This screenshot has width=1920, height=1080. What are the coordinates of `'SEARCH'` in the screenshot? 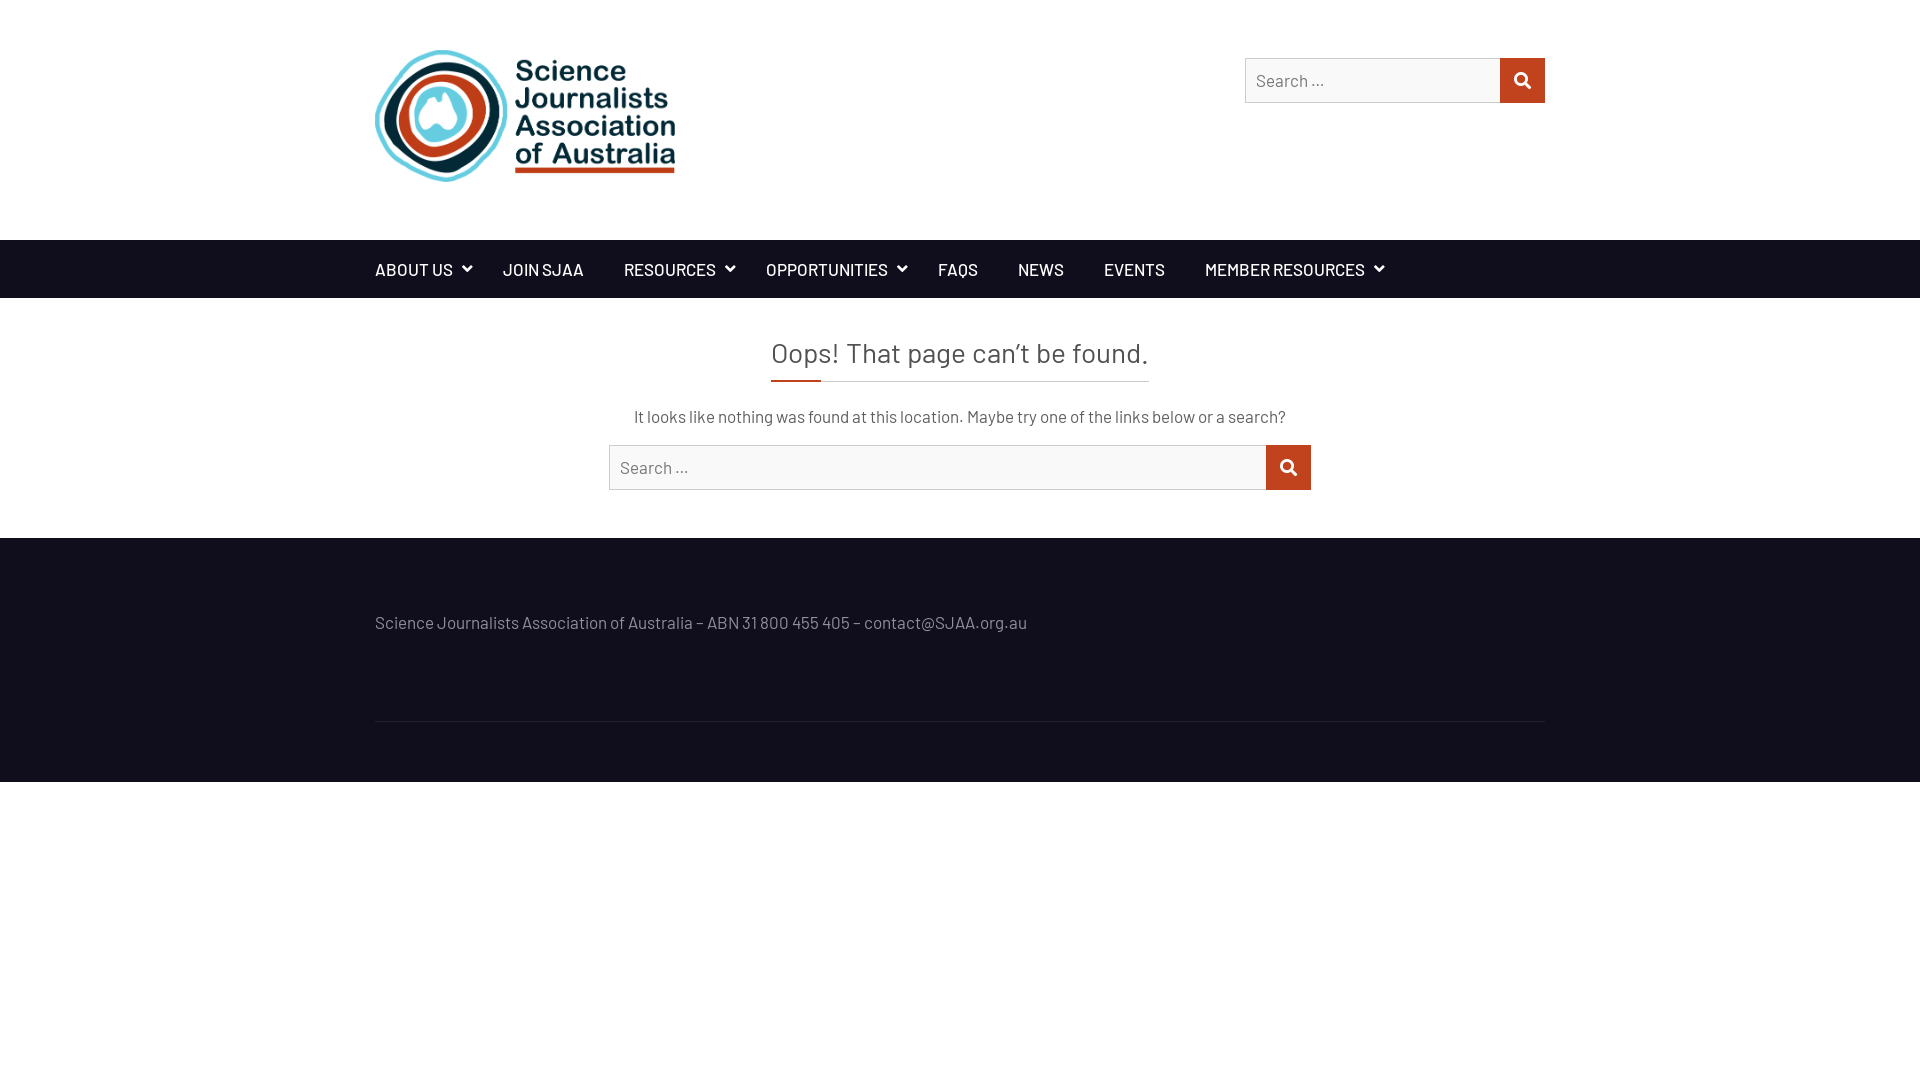 It's located at (1288, 467).